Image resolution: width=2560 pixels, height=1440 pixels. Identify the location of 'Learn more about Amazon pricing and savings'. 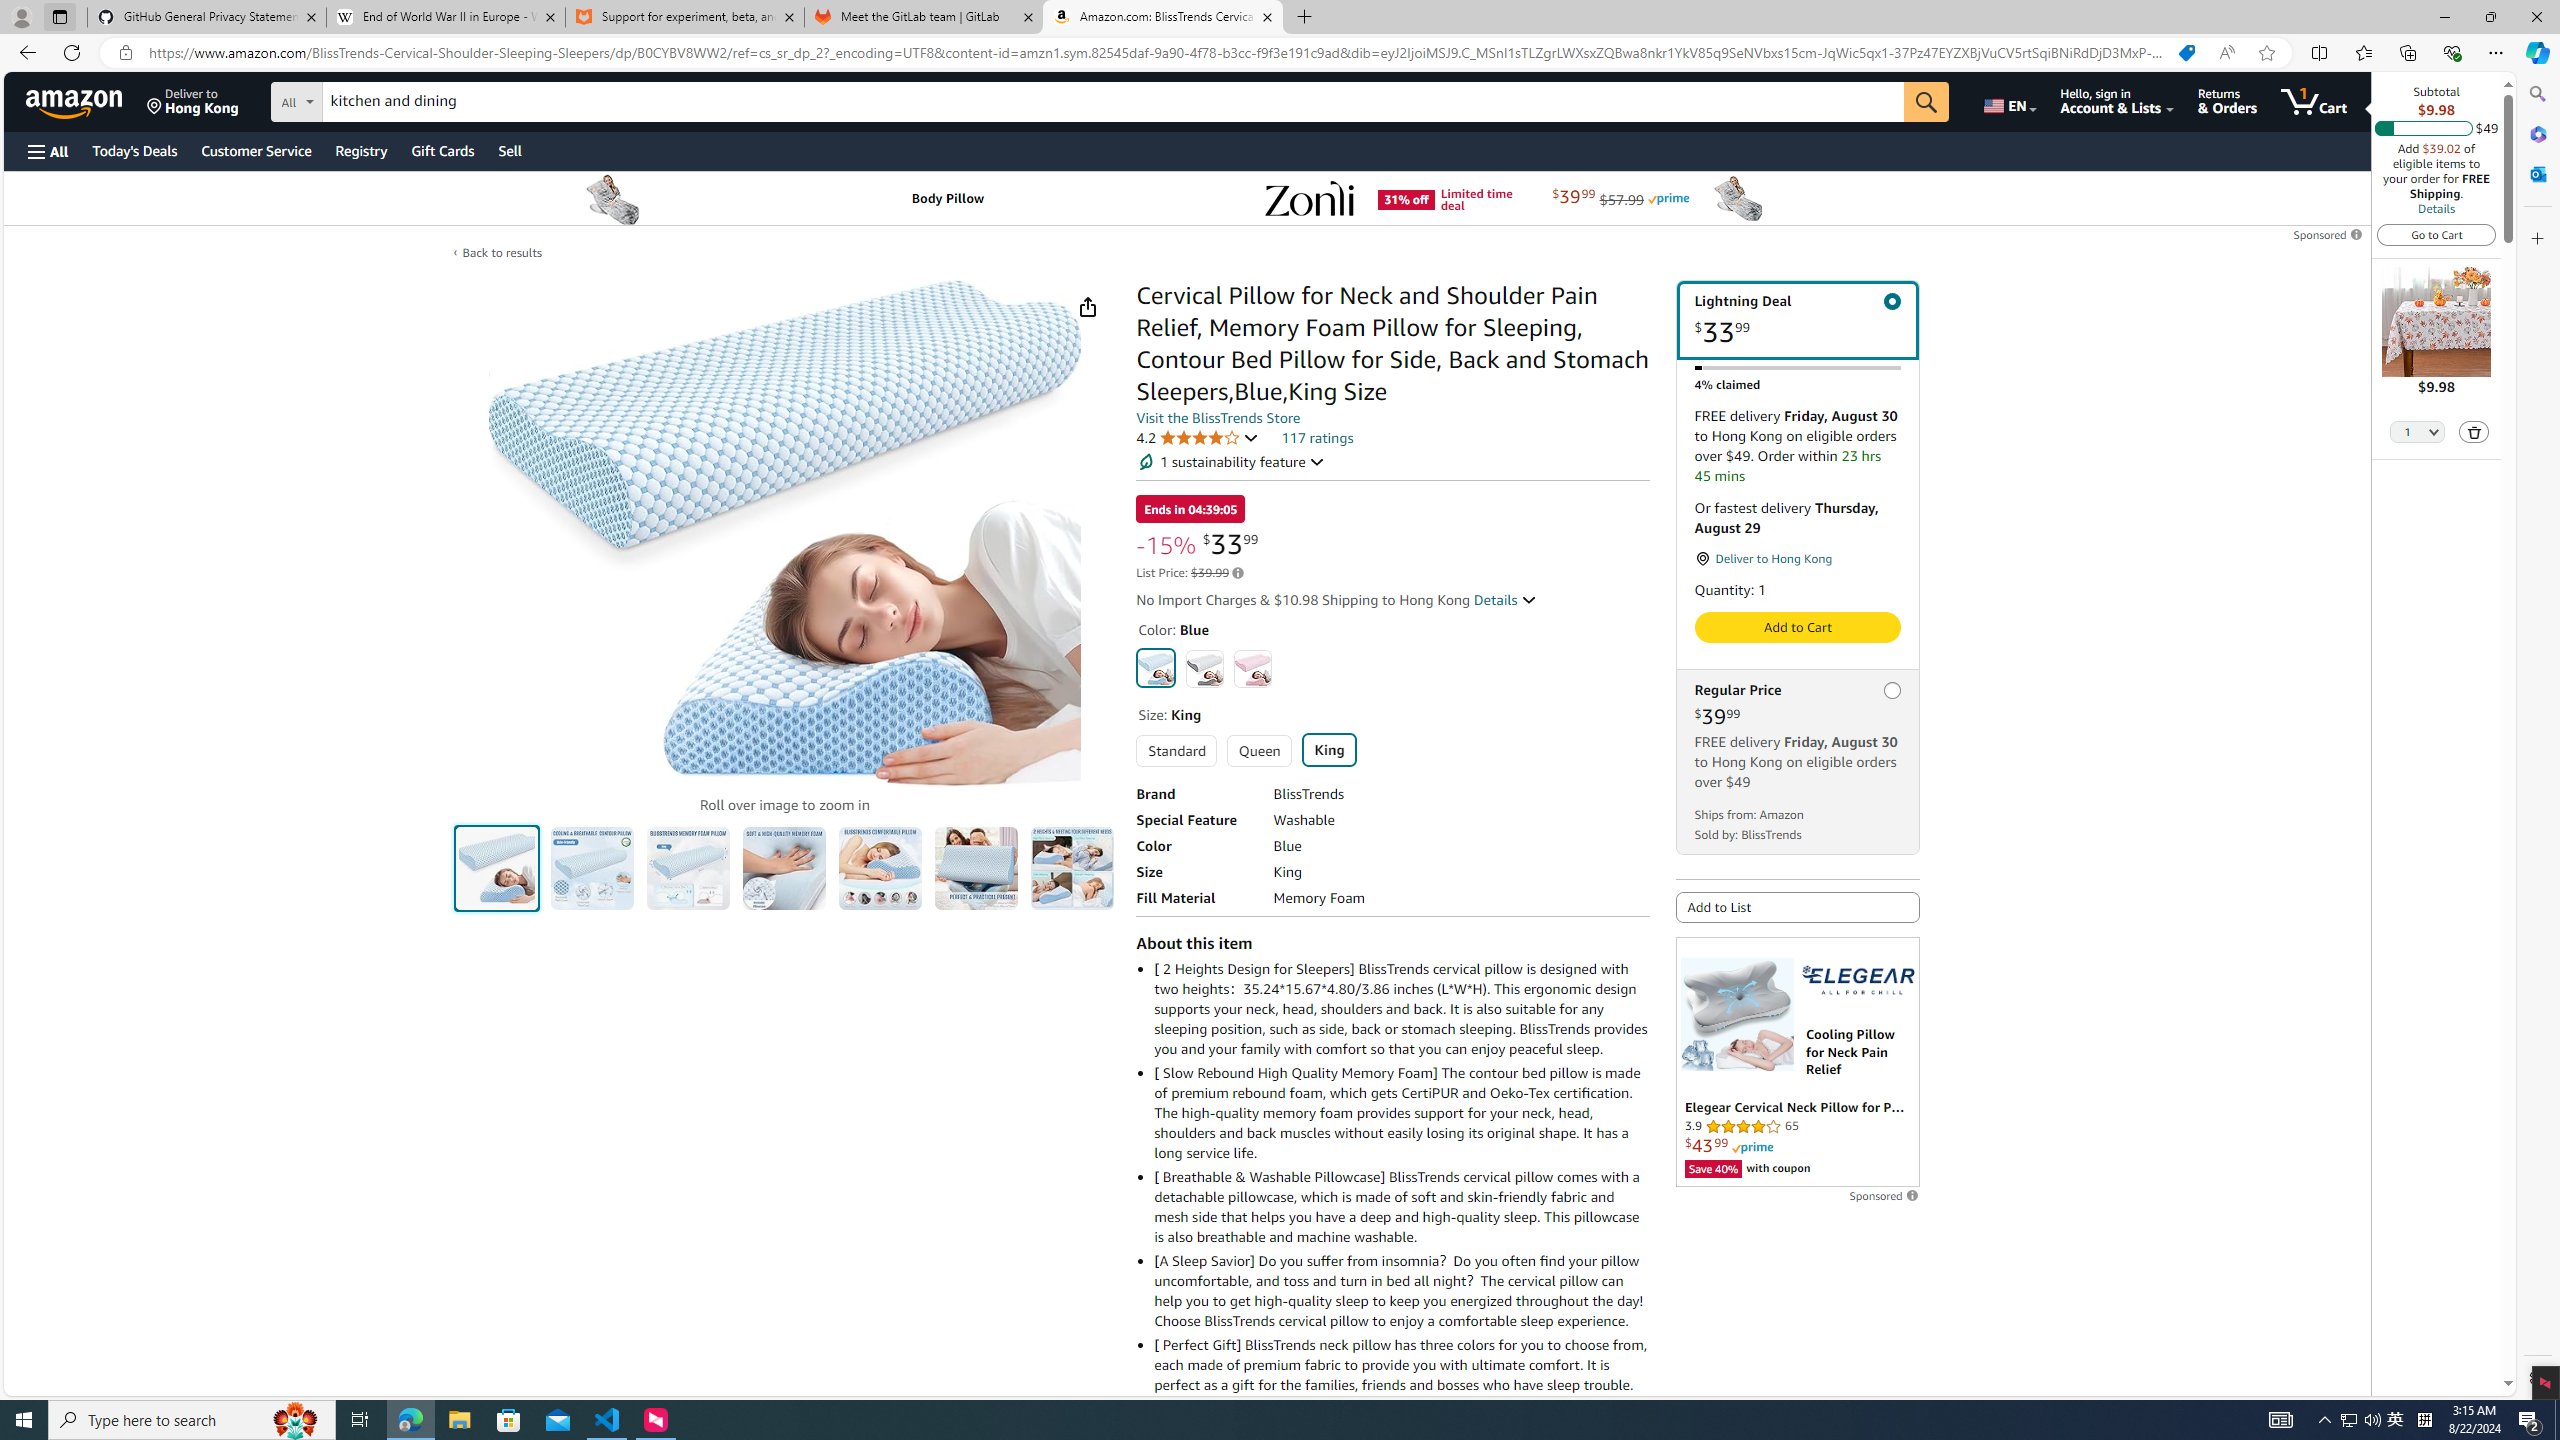
(1236, 572).